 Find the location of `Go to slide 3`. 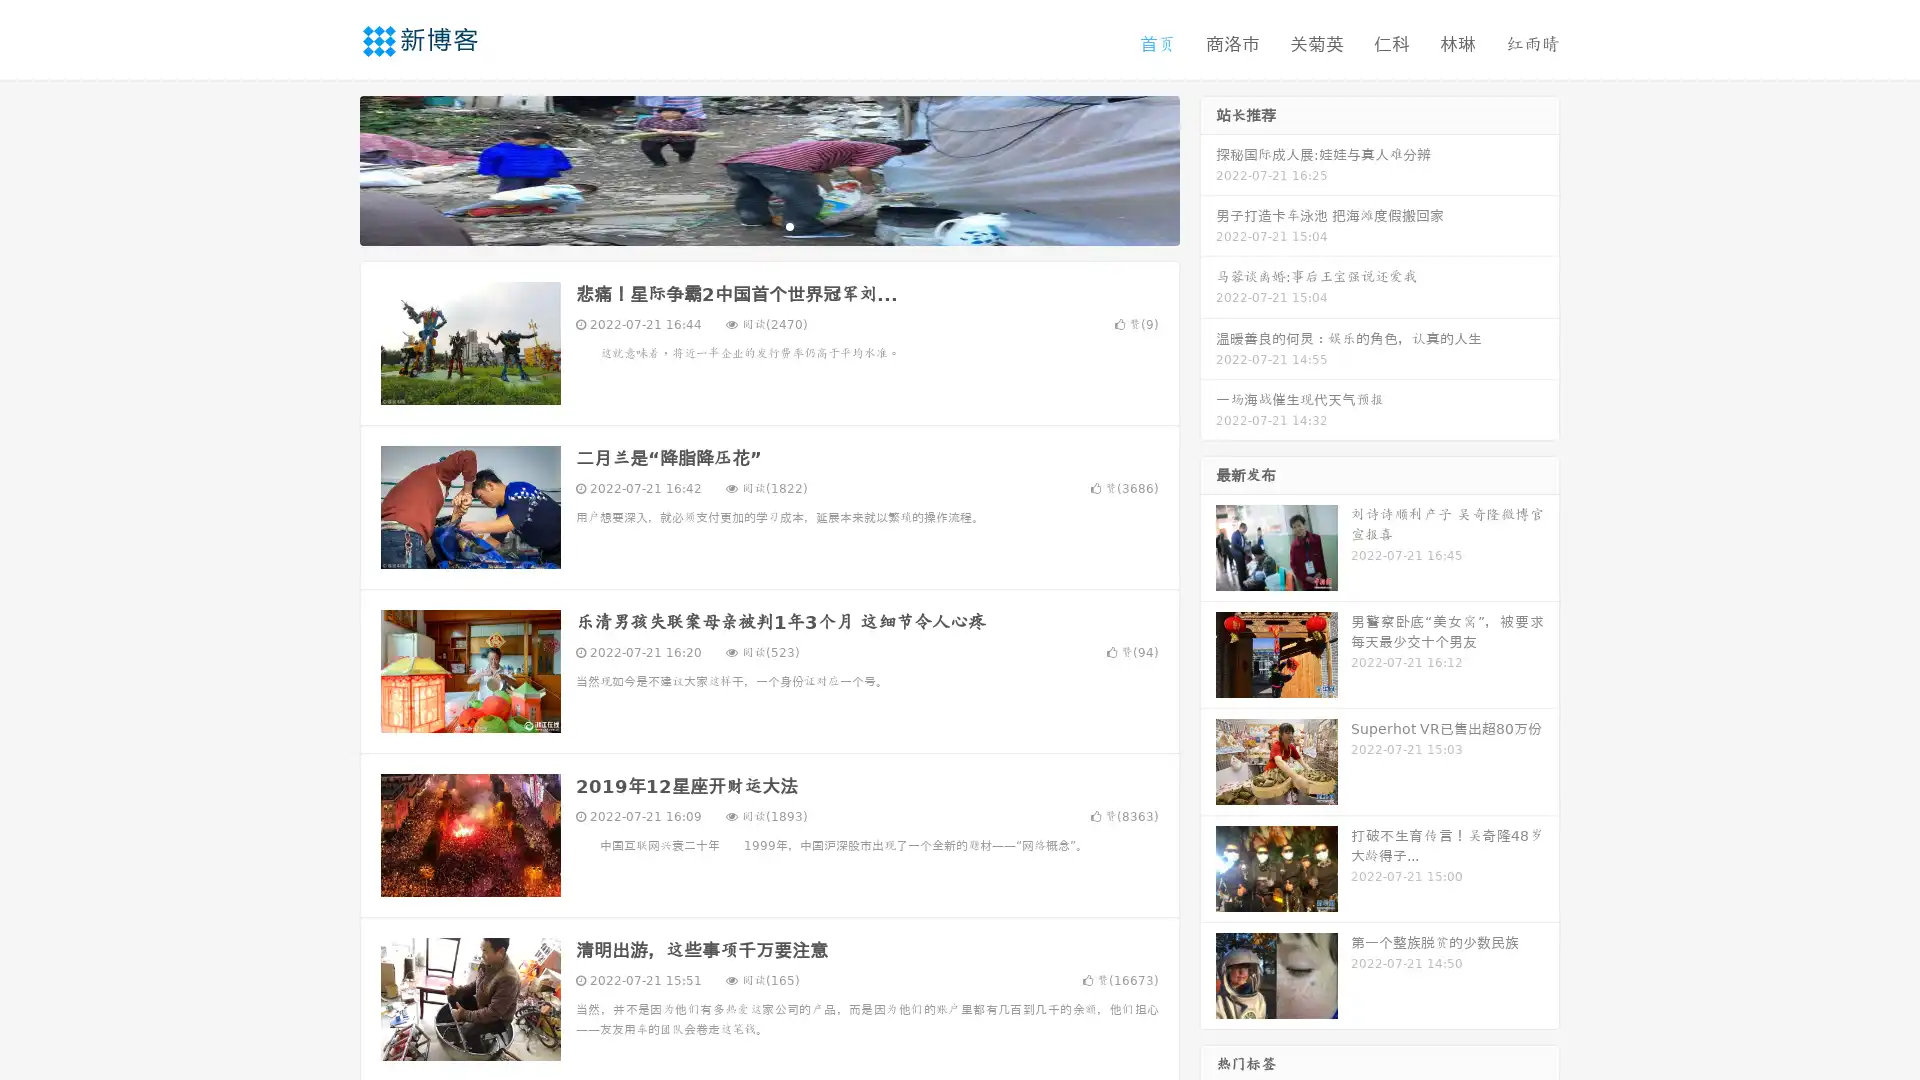

Go to slide 3 is located at coordinates (789, 225).